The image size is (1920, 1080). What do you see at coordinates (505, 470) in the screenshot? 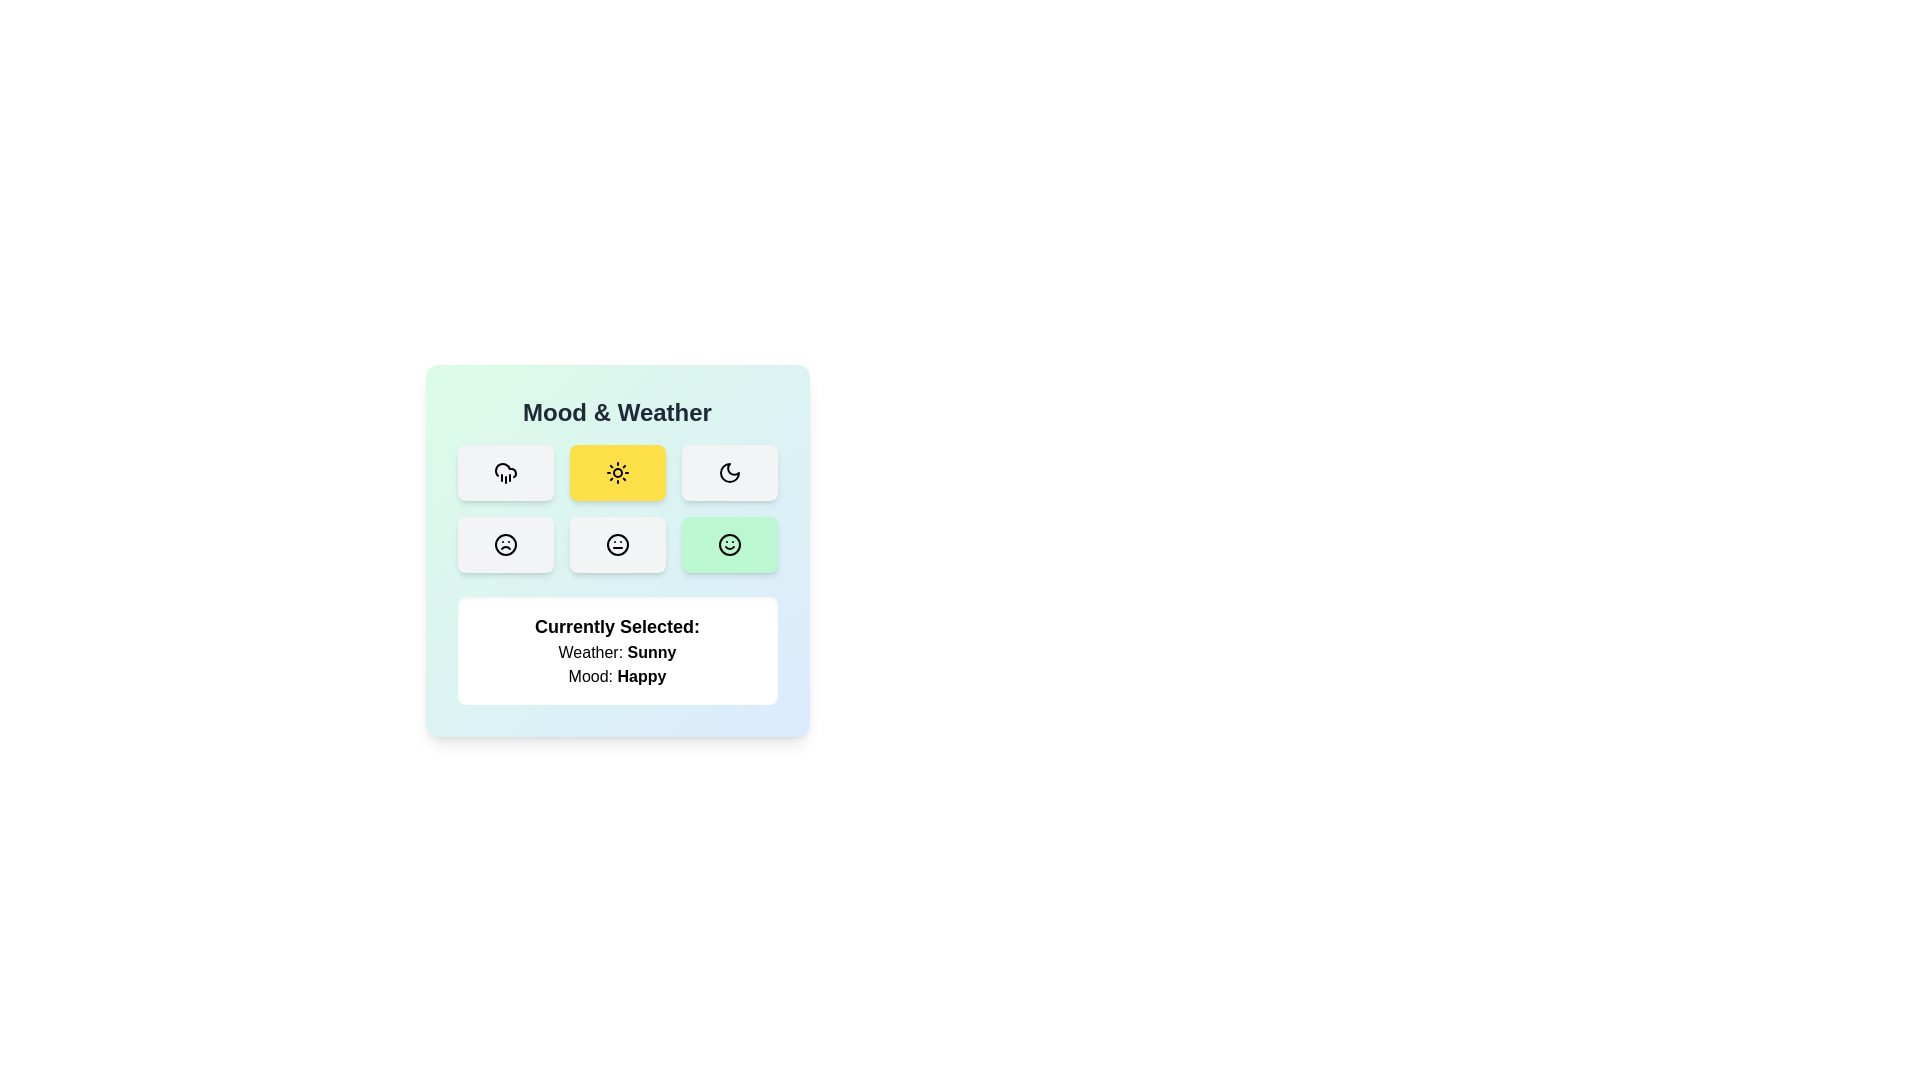
I see `the cloud icon in the 'Mood & Weather' section, which is located in the leftmost column of the second row, depicting a minimalistic cloud with rain elements` at bounding box center [505, 470].